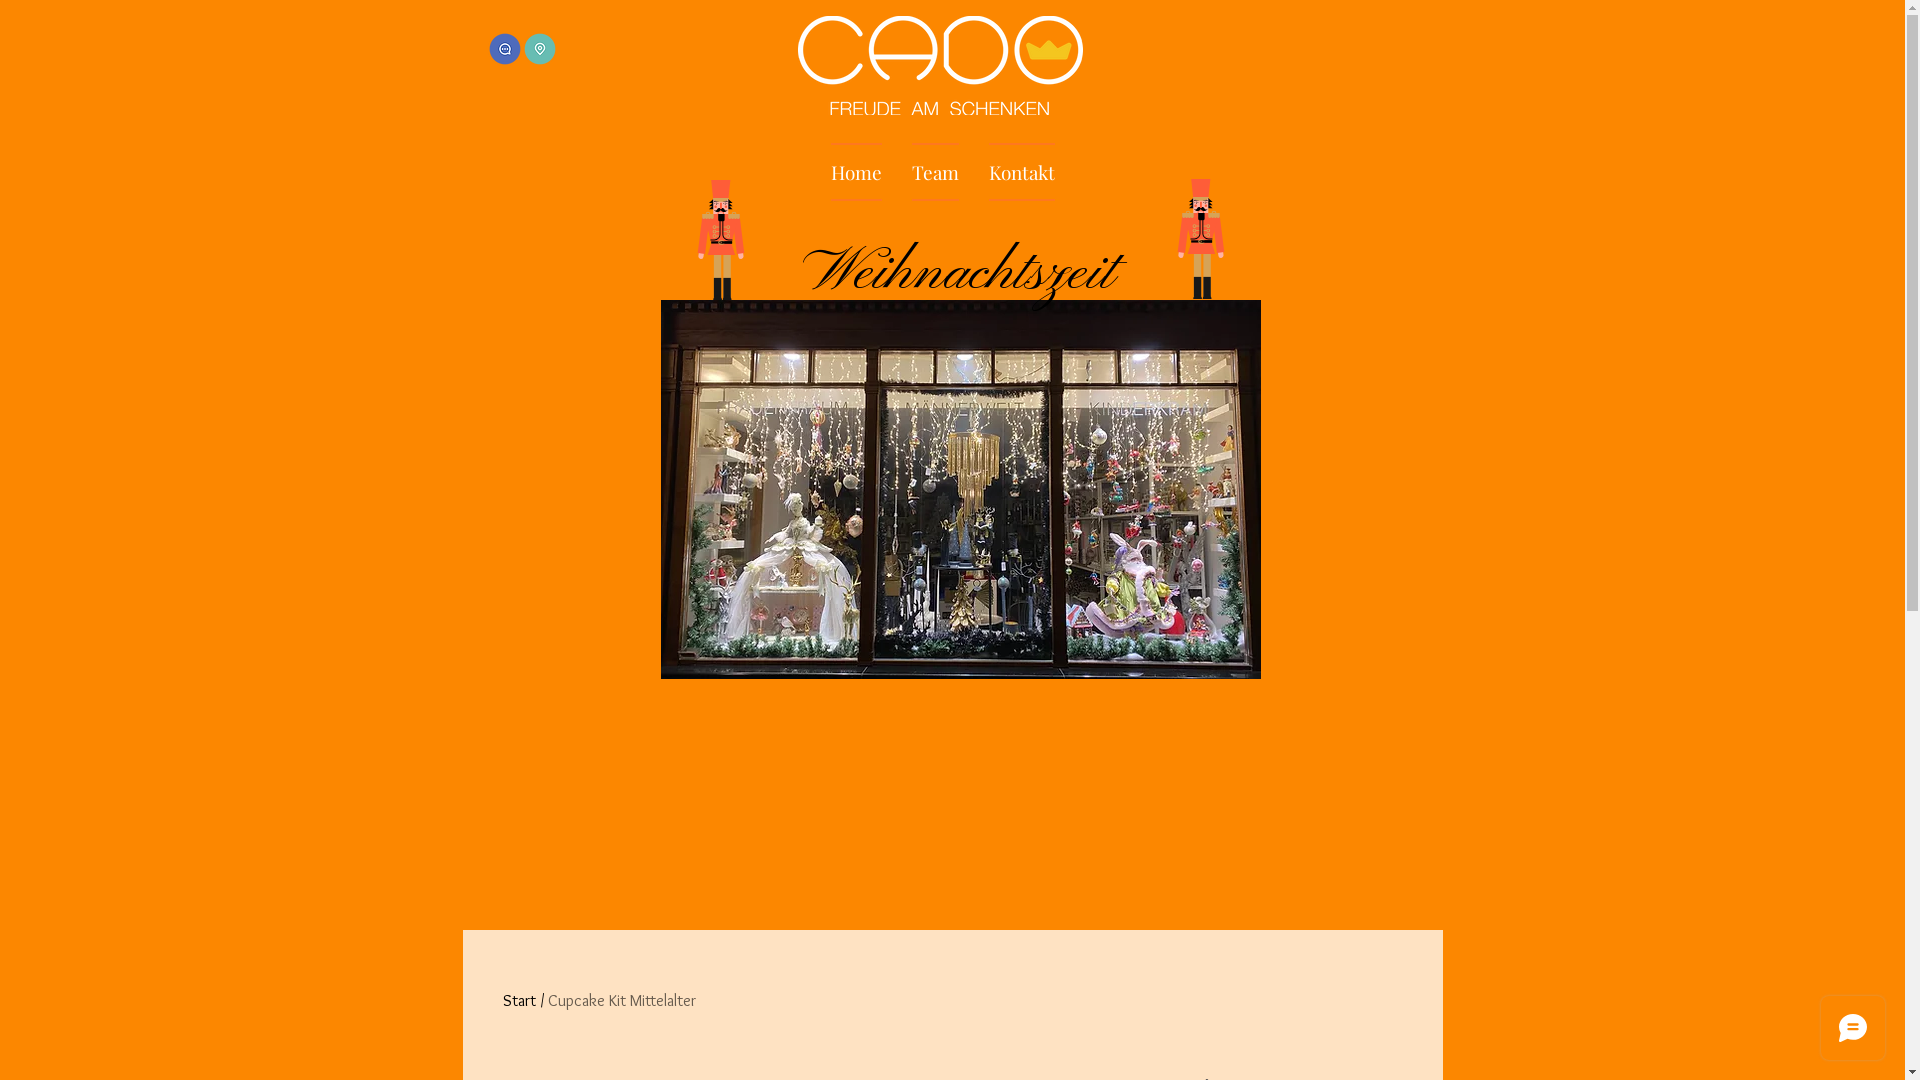 The width and height of the screenshot is (1920, 1080). What do you see at coordinates (933, 171) in the screenshot?
I see `'Team'` at bounding box center [933, 171].